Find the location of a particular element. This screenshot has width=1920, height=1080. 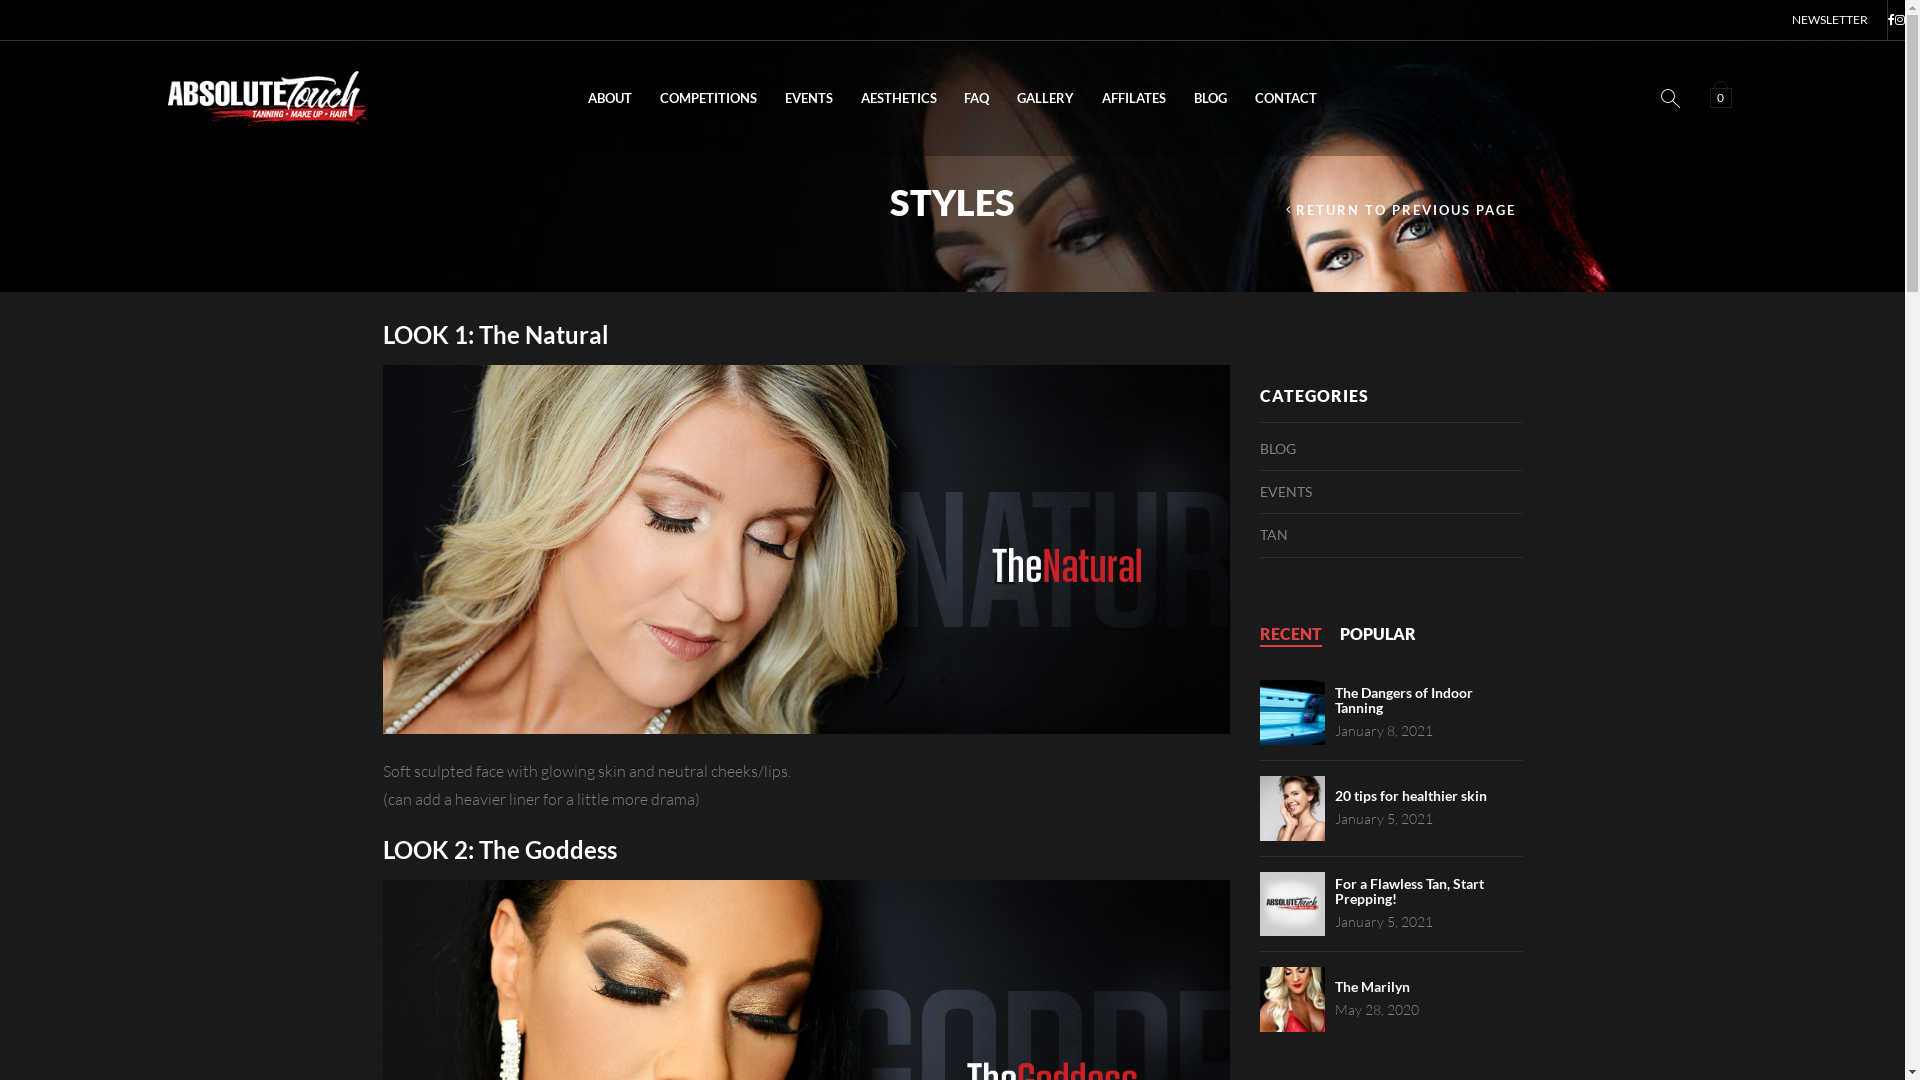

'BLOG' is located at coordinates (1276, 446).